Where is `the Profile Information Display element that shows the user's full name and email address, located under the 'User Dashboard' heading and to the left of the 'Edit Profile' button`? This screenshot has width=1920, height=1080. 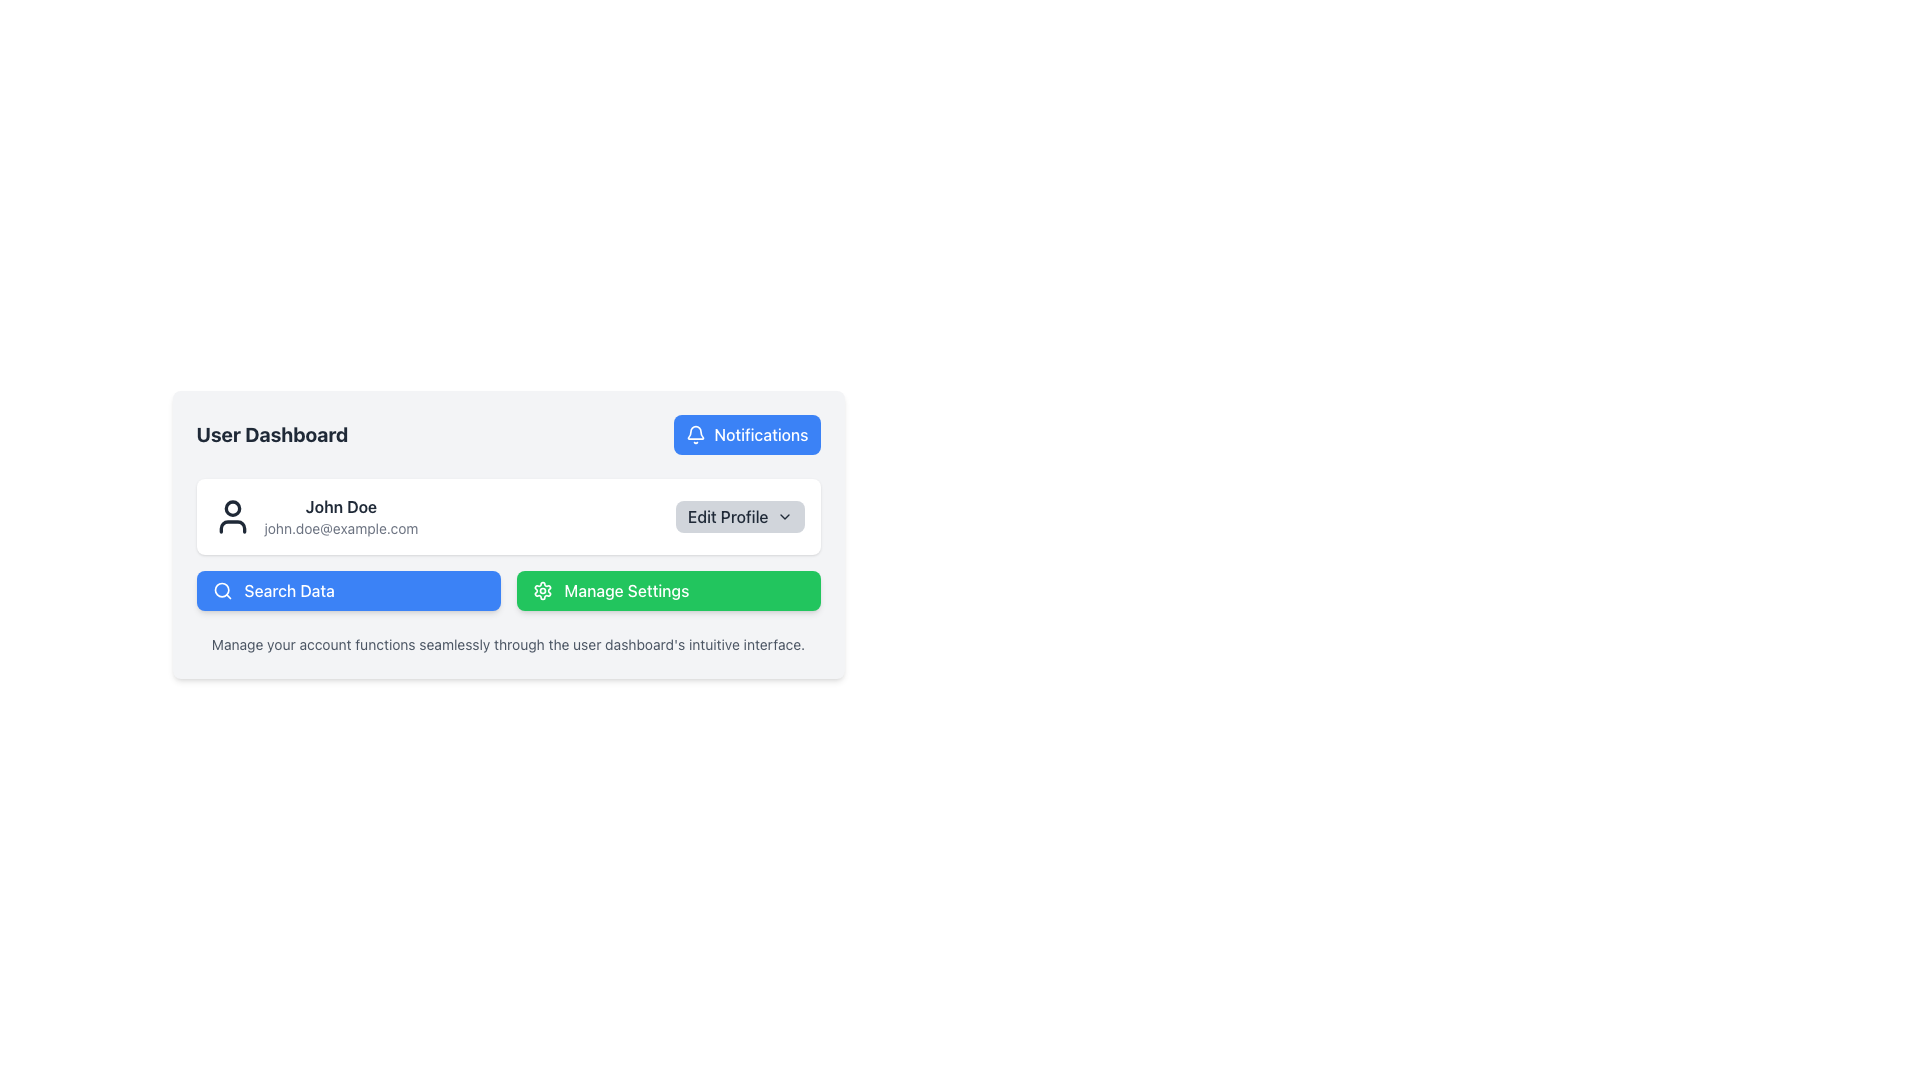
the Profile Information Display element that shows the user's full name and email address, located under the 'User Dashboard' heading and to the left of the 'Edit Profile' button is located at coordinates (314, 515).